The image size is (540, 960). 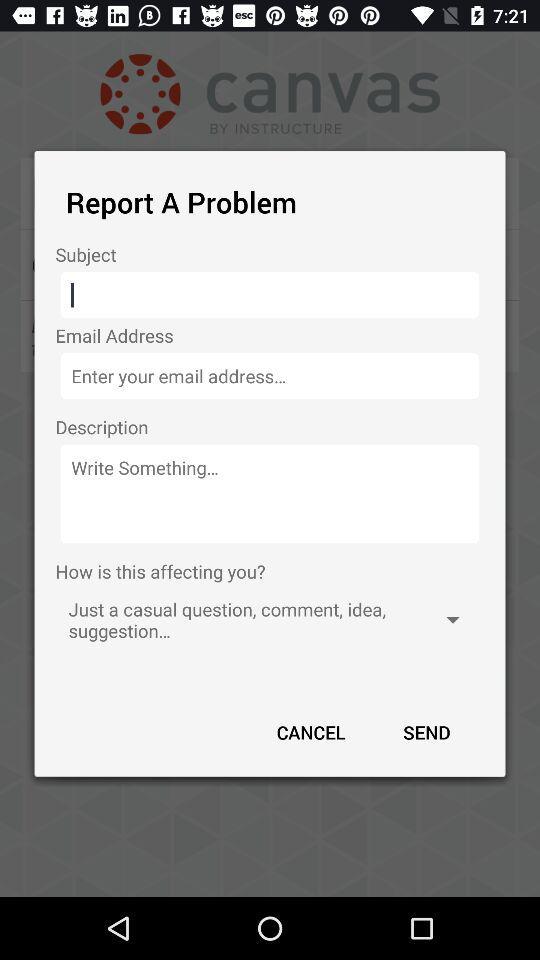 What do you see at coordinates (270, 294) in the screenshot?
I see `text input` at bounding box center [270, 294].